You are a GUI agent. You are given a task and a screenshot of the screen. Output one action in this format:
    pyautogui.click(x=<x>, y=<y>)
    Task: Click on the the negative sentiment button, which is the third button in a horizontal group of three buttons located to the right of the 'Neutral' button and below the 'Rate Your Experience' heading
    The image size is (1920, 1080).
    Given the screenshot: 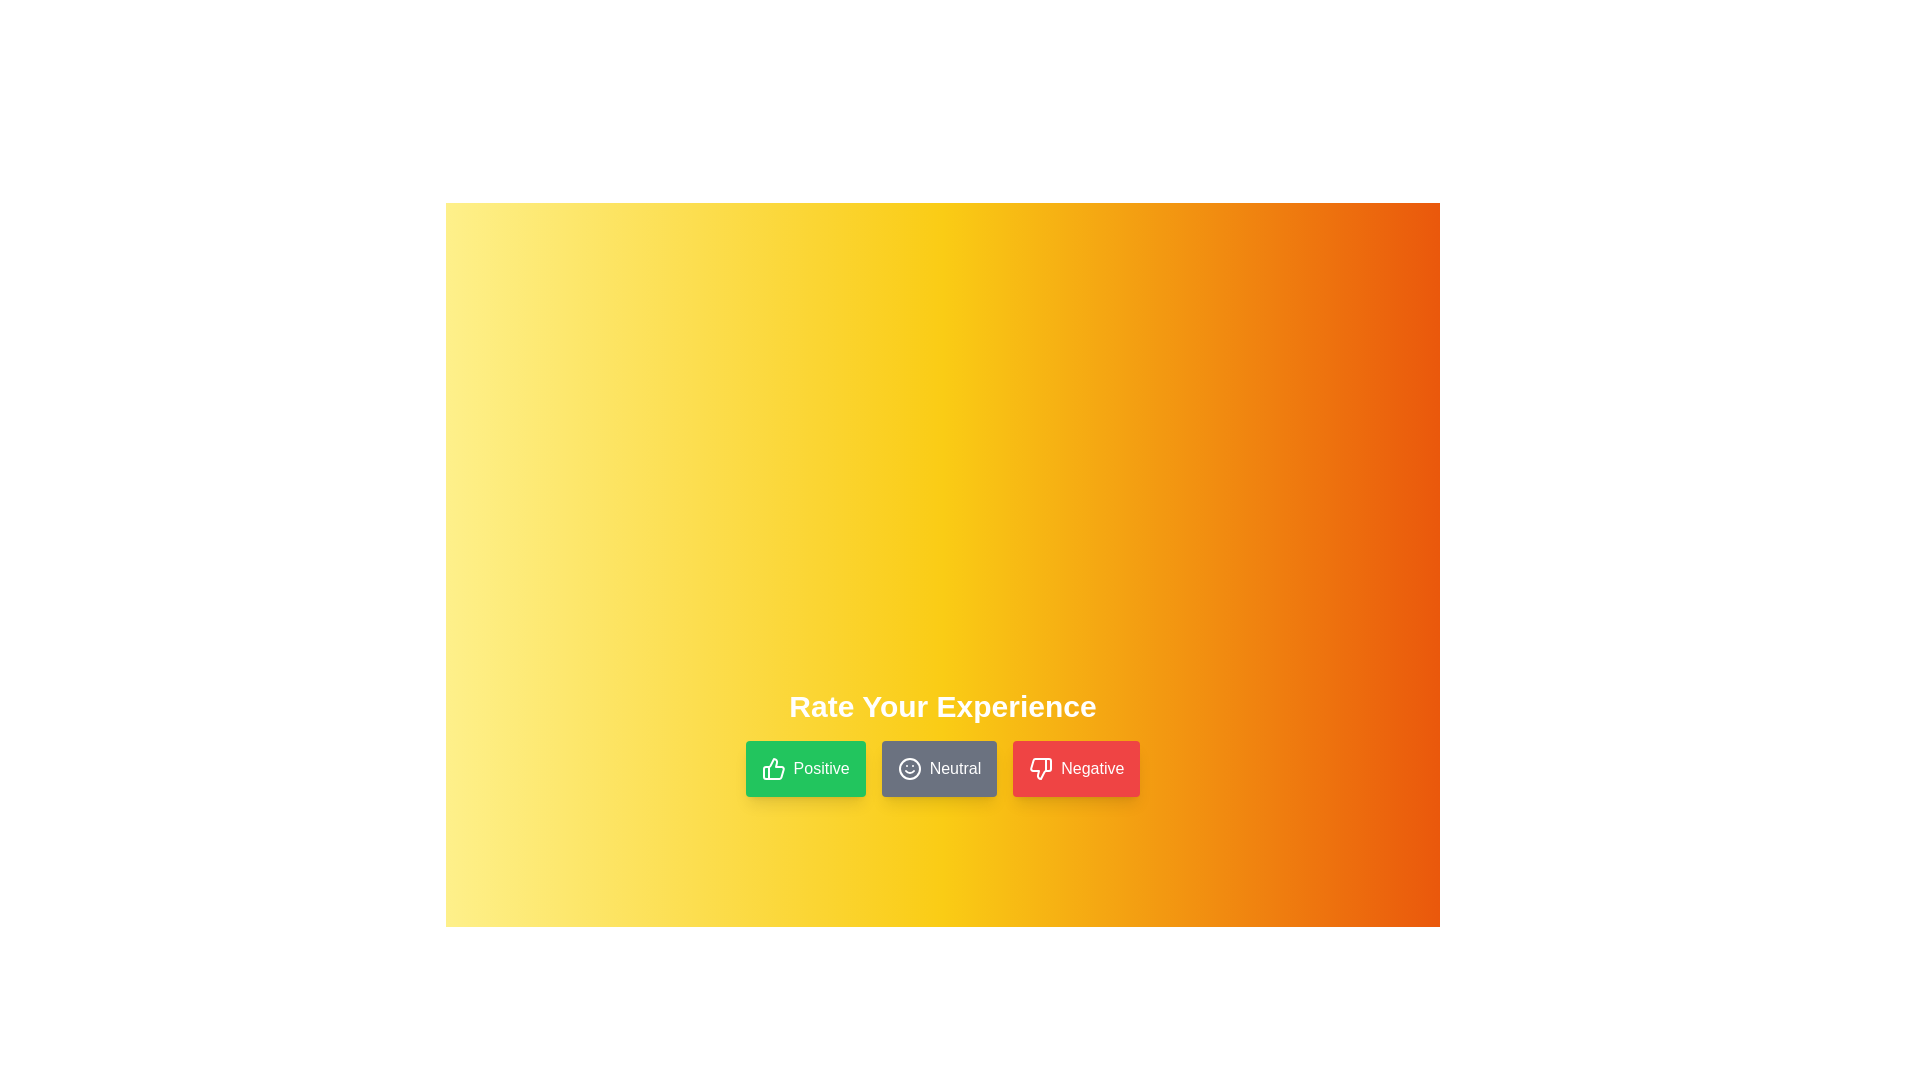 What is the action you would take?
    pyautogui.click(x=1075, y=767)
    